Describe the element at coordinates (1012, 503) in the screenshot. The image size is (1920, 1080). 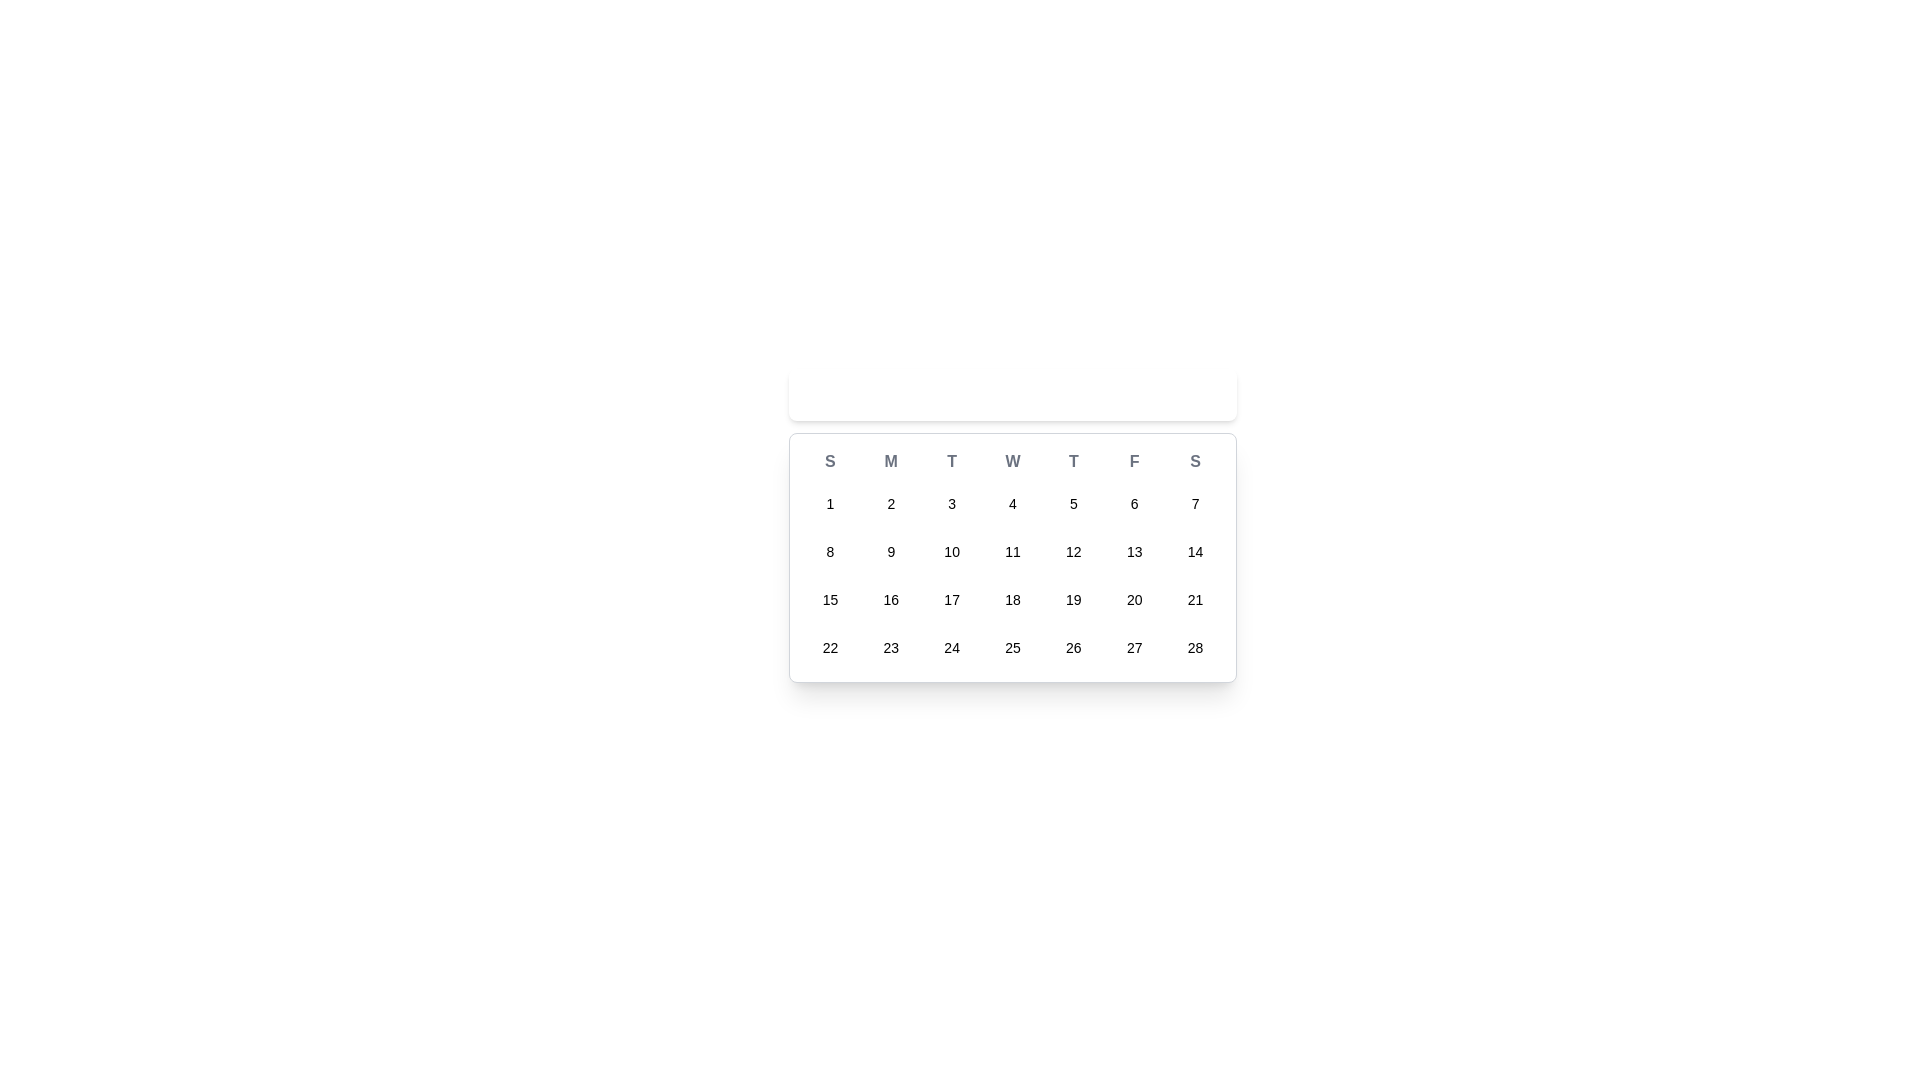
I see `the Button-like interactive calendar day box containing the number '4'` at that location.